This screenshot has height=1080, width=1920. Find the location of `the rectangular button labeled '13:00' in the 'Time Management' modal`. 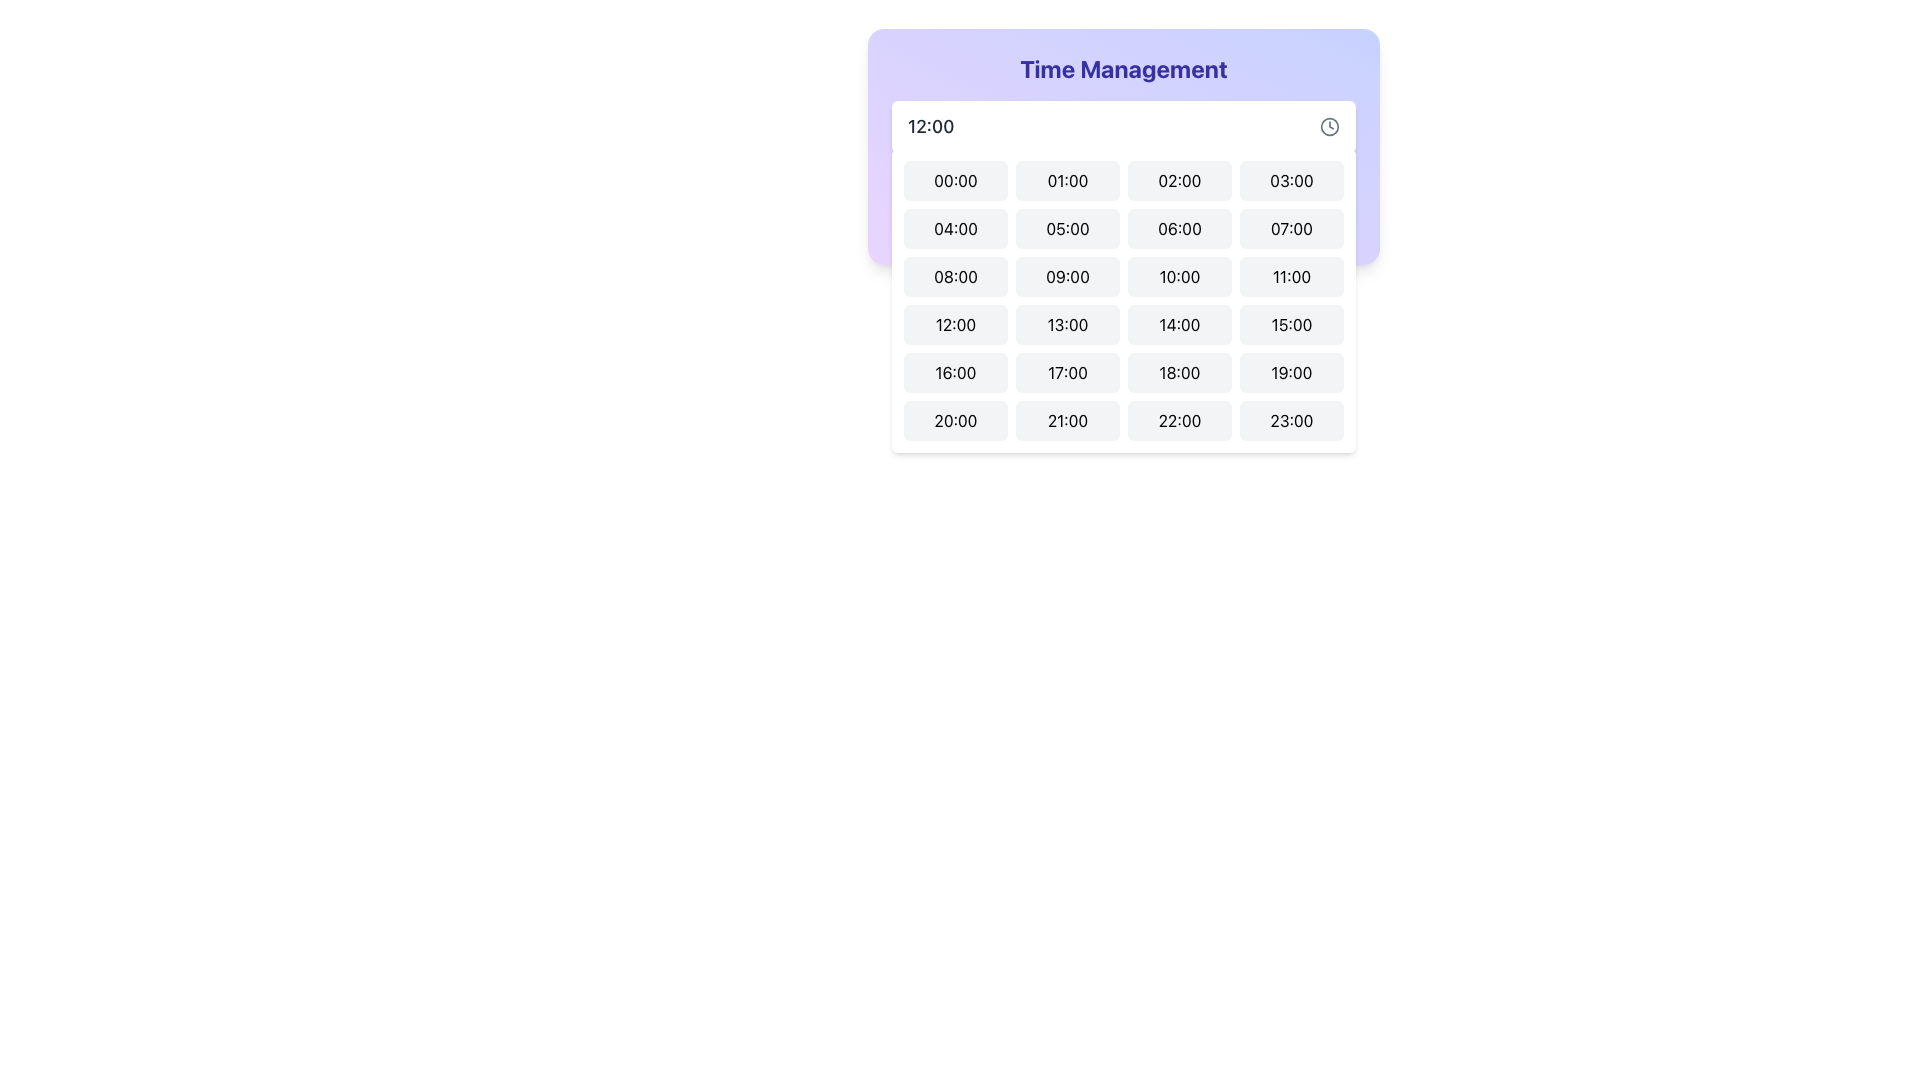

the rectangular button labeled '13:00' in the 'Time Management' modal is located at coordinates (1067, 323).